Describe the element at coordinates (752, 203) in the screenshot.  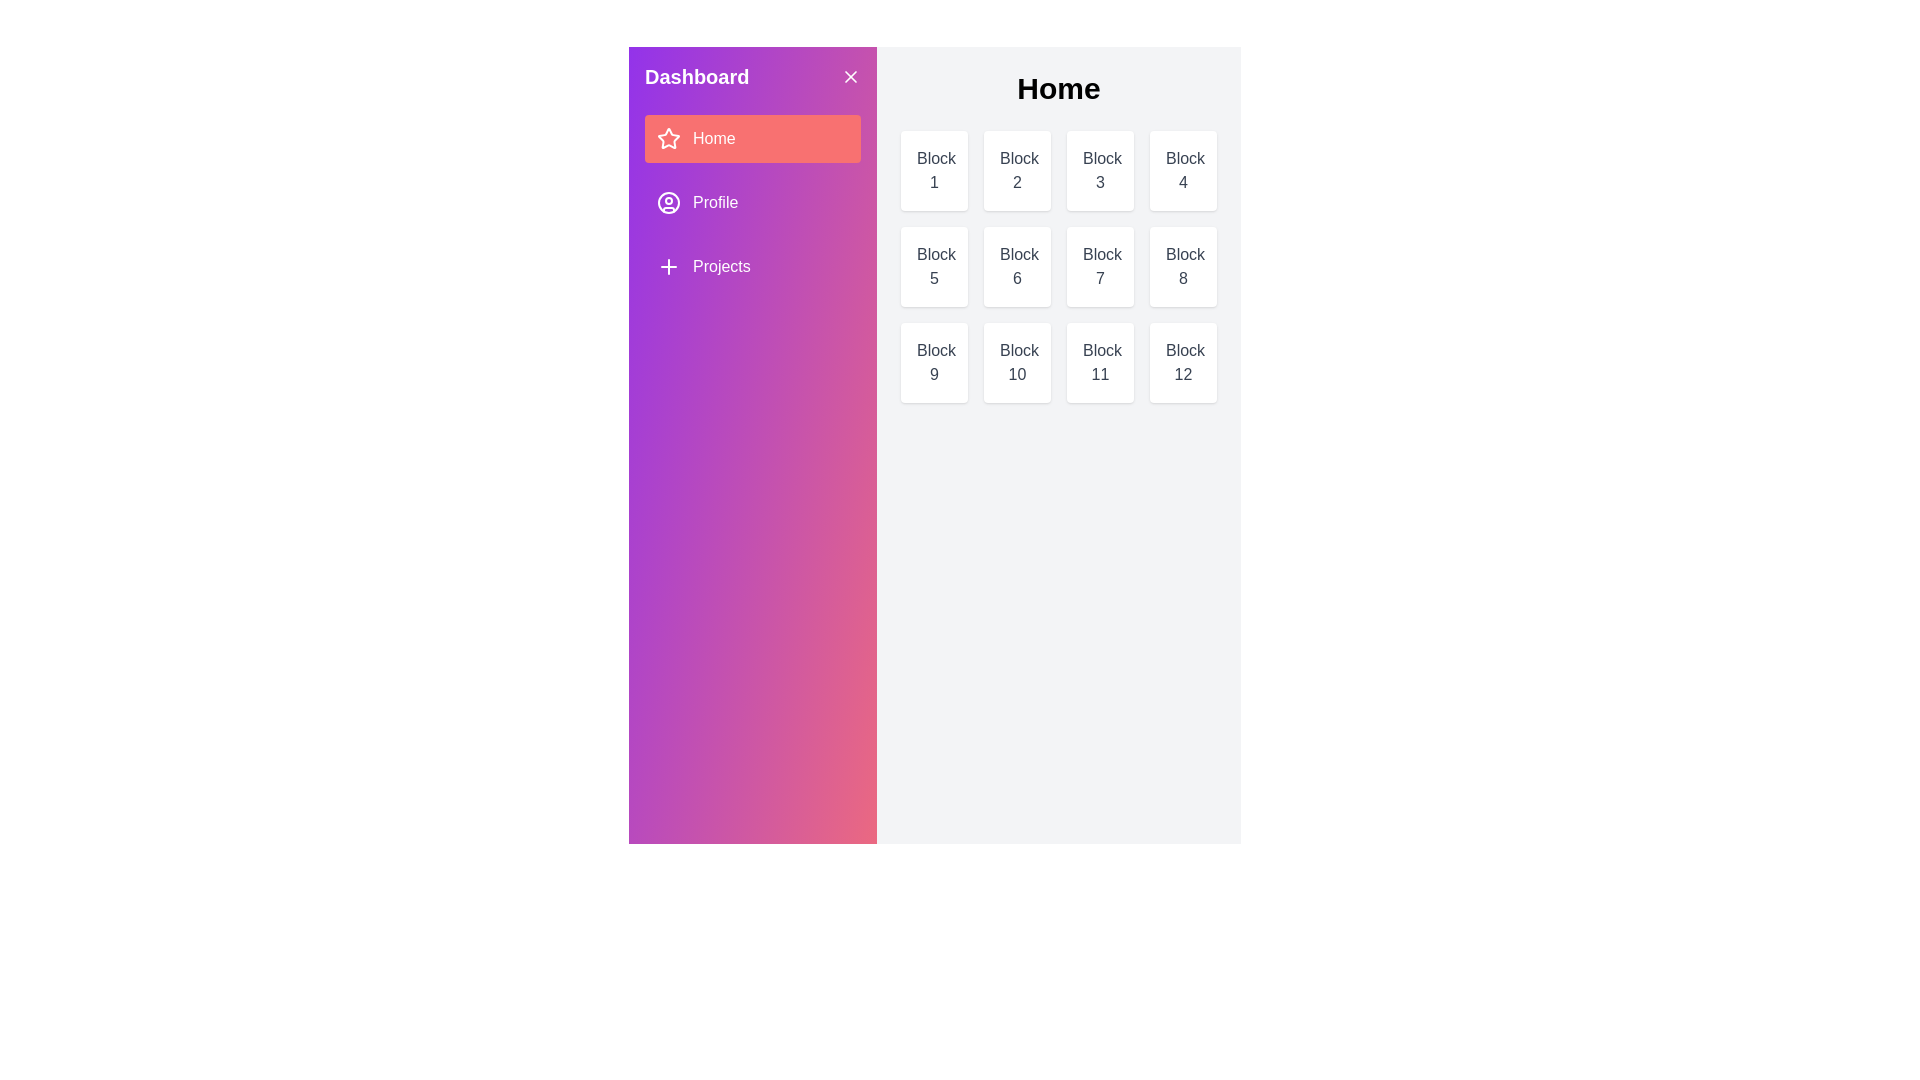
I see `the menu item corresponding to Profile to navigate to that section` at that location.